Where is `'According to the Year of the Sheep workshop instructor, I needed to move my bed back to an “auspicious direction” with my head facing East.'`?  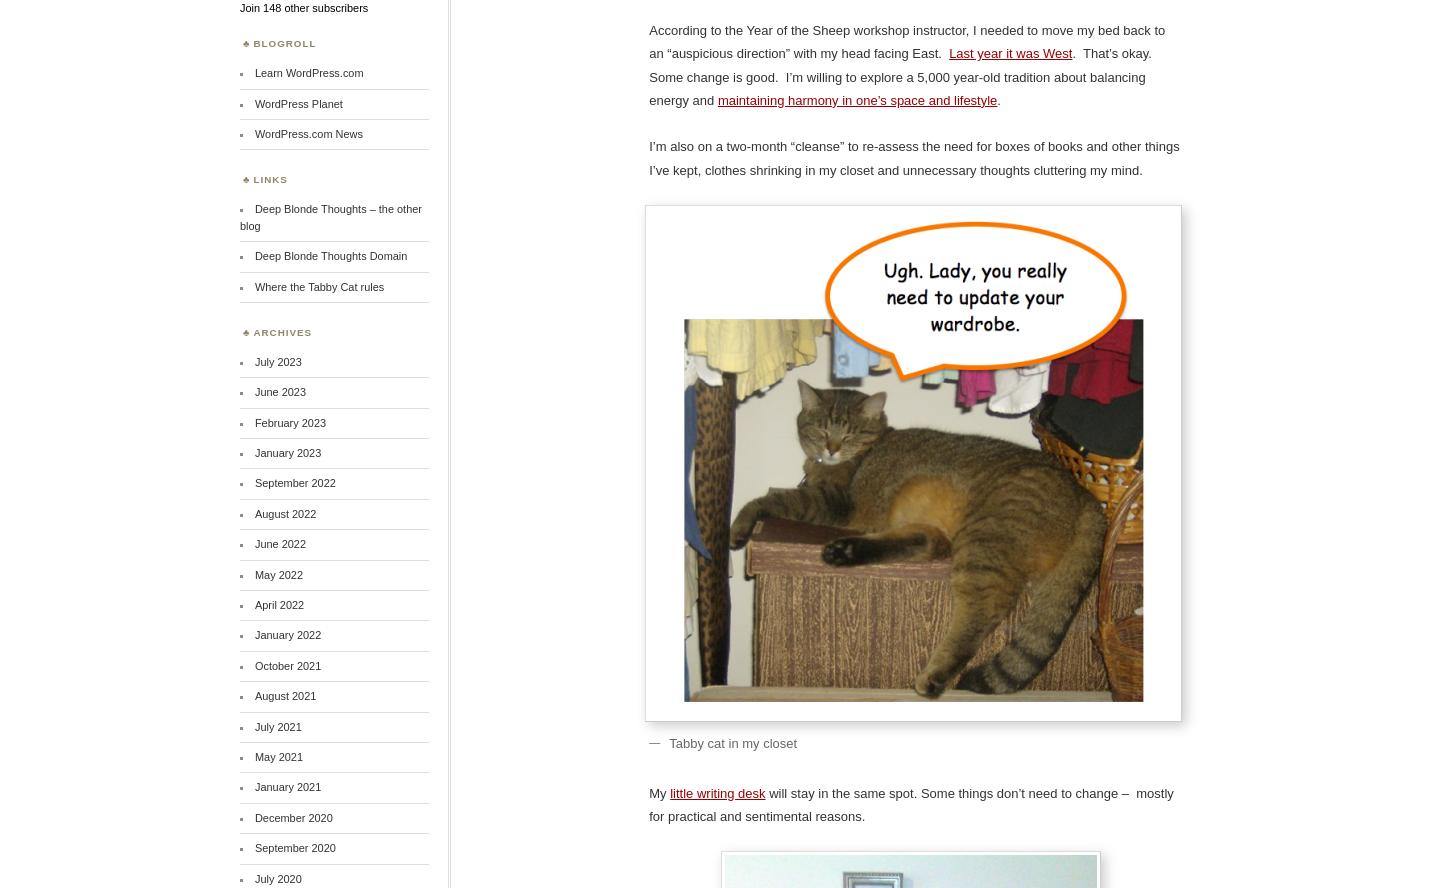 'According to the Year of the Sheep workshop instructor, I needed to move my bed back to an “auspicious direction” with my head facing East.' is located at coordinates (907, 41).